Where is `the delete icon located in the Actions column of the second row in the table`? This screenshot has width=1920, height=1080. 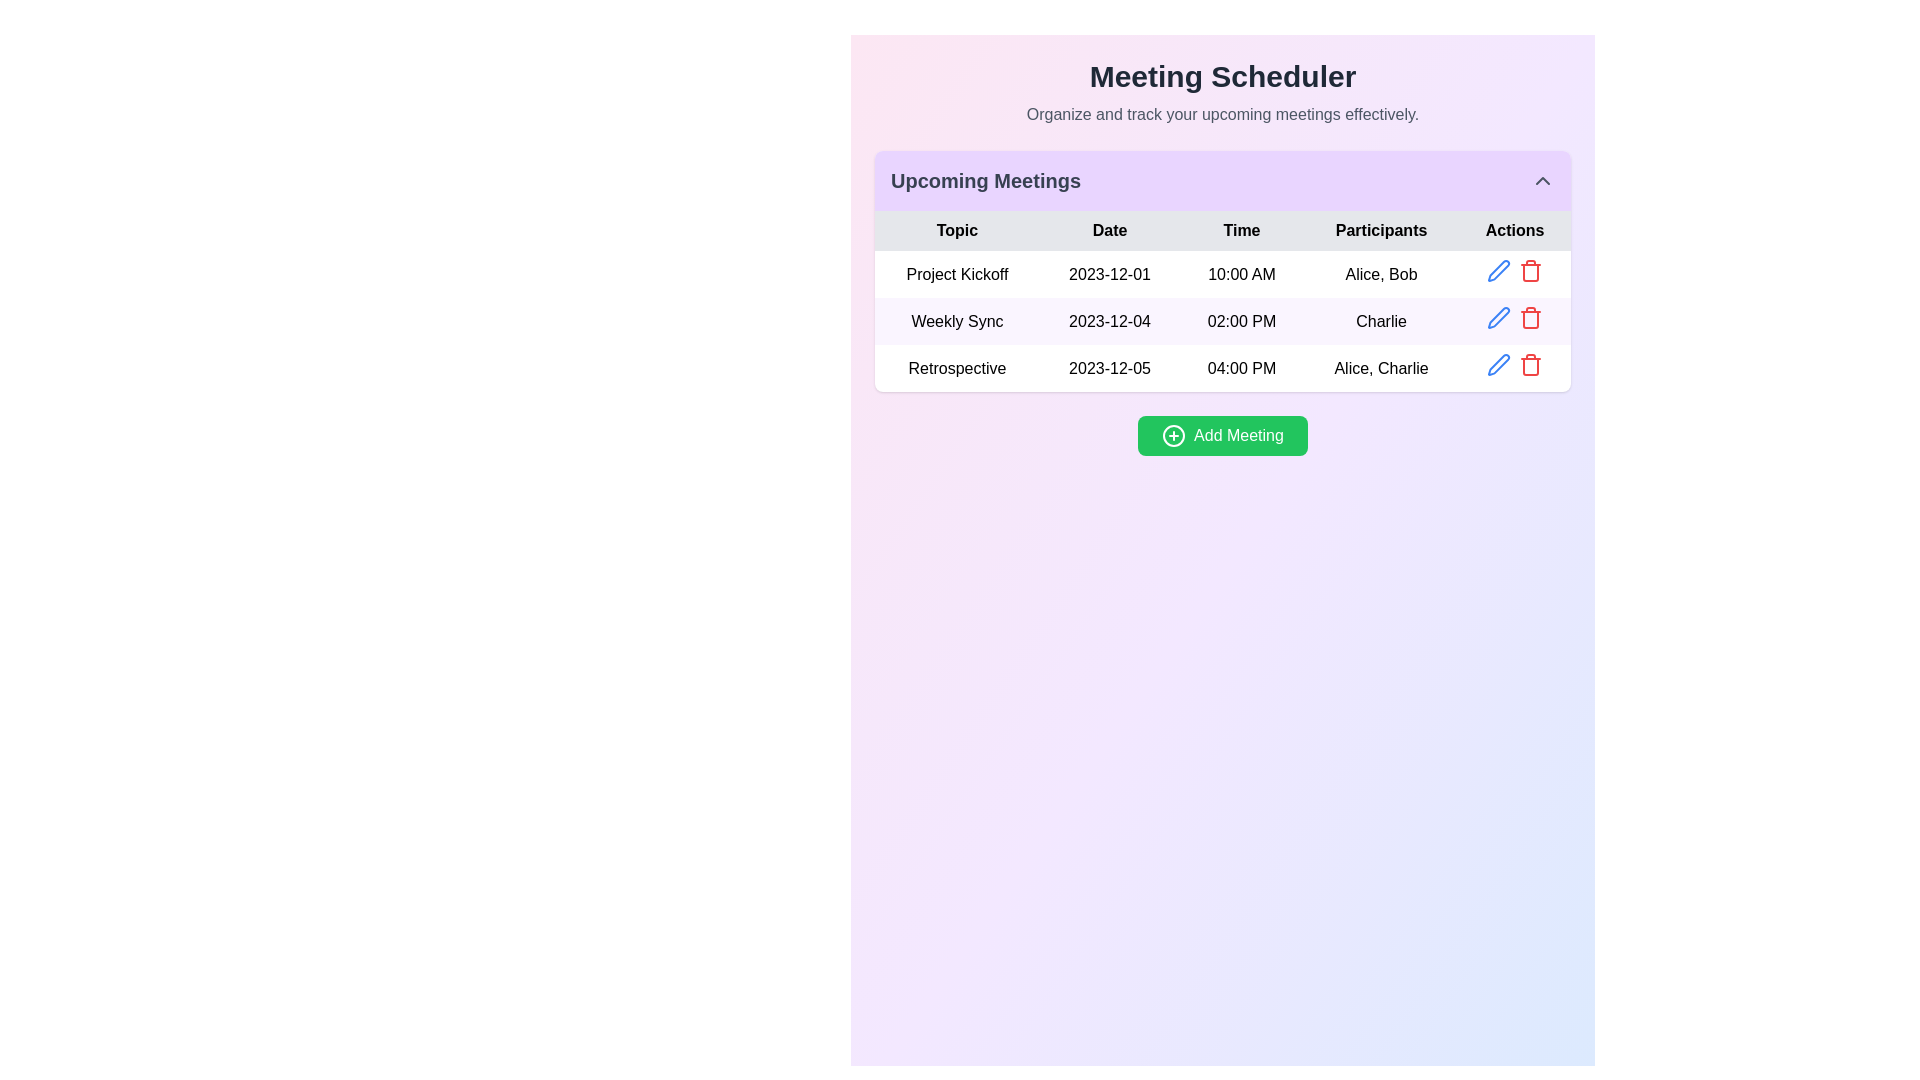
the delete icon located in the Actions column of the second row in the table is located at coordinates (1530, 319).